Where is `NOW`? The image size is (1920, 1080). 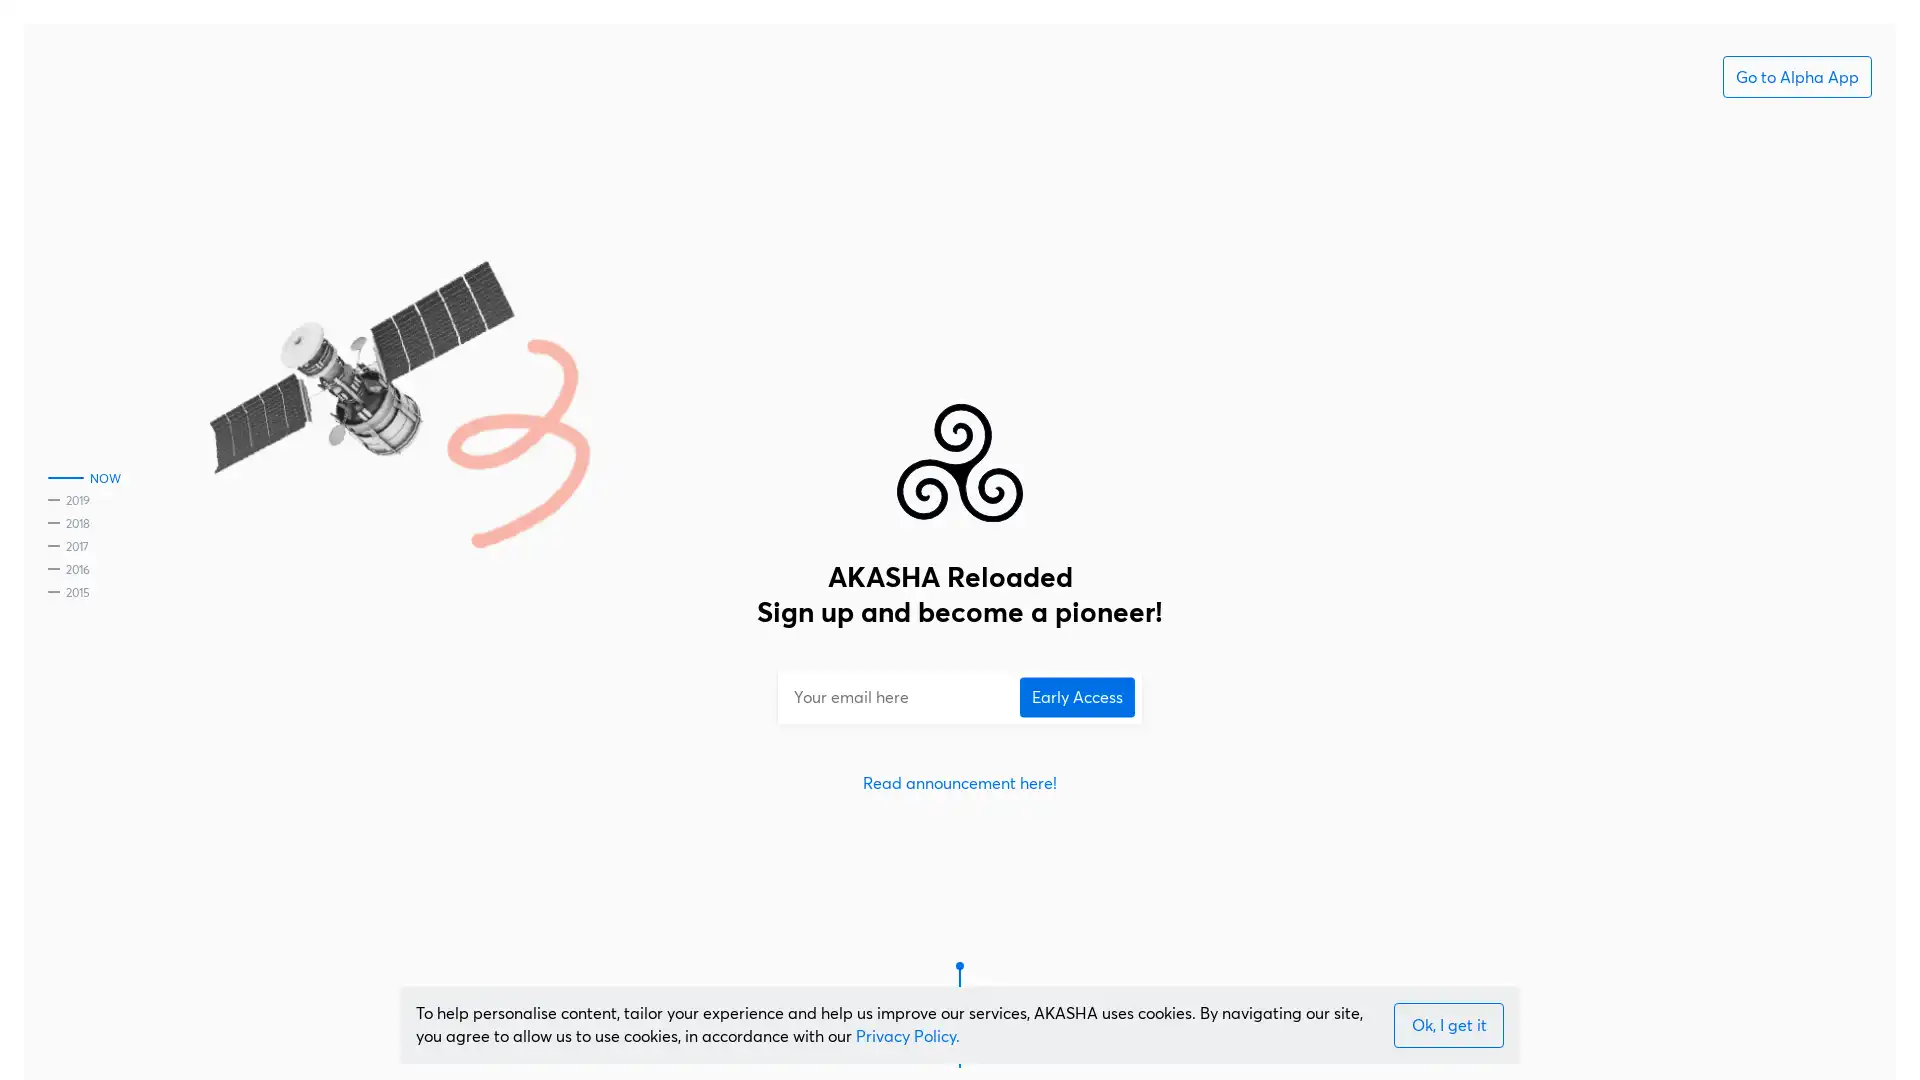
NOW is located at coordinates (83, 479).